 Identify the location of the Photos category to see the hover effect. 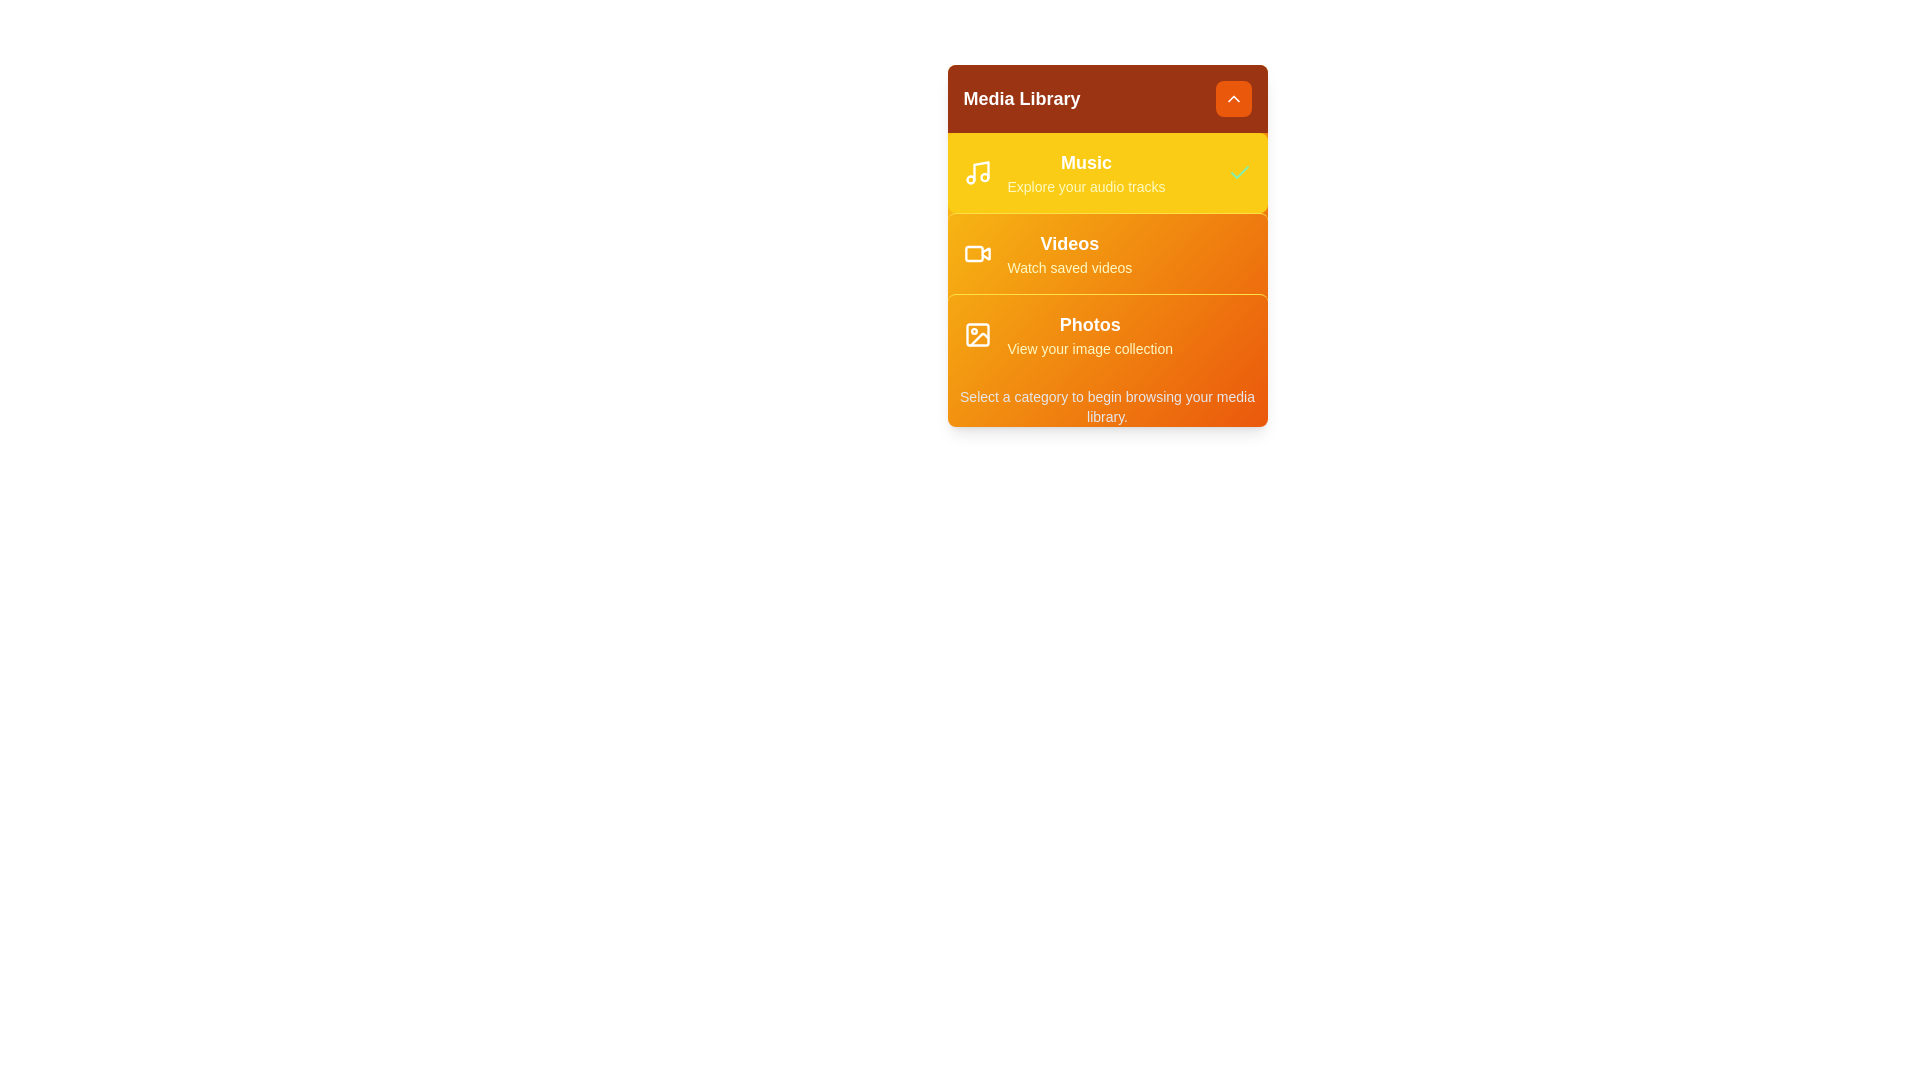
(1106, 333).